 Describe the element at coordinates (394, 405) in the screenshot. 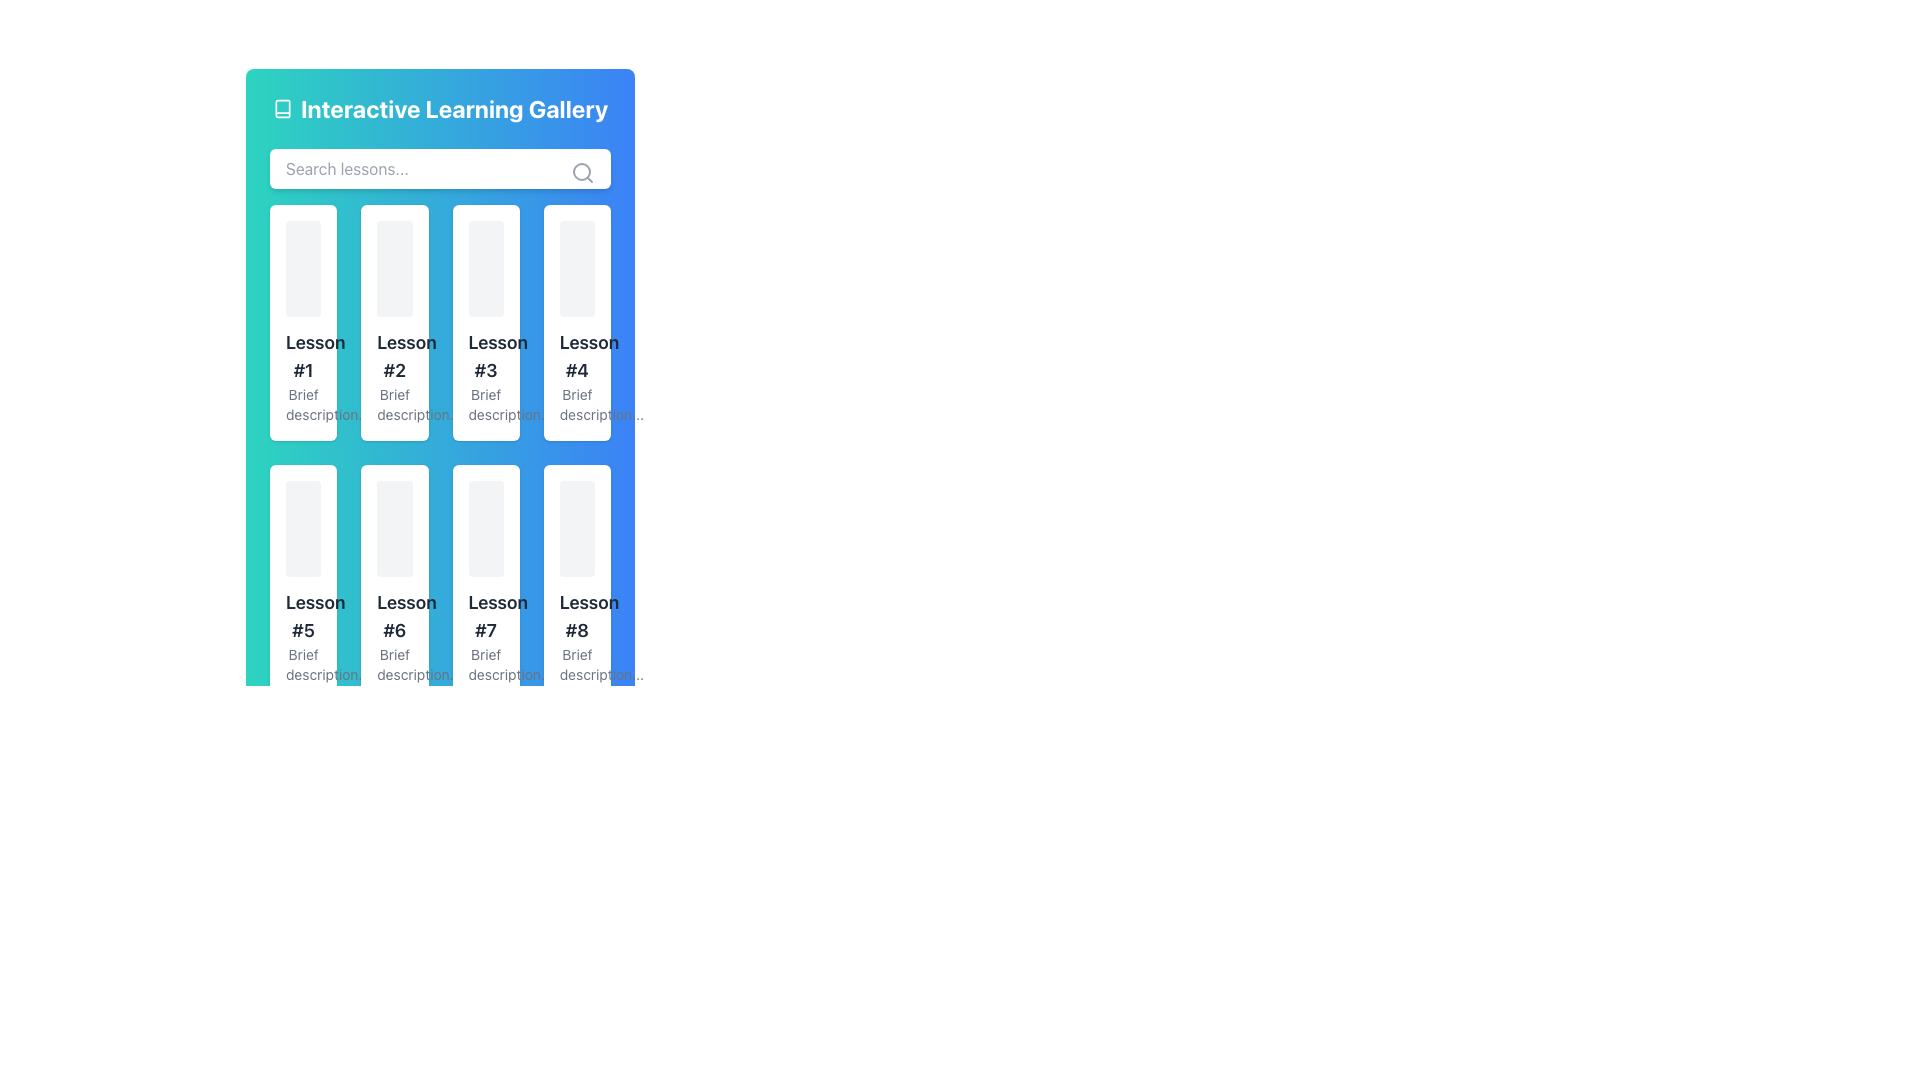

I see `text label providing supplementary information related to the 'Lesson #2' card, located at the bottom of the card in the second column of the first row` at that location.